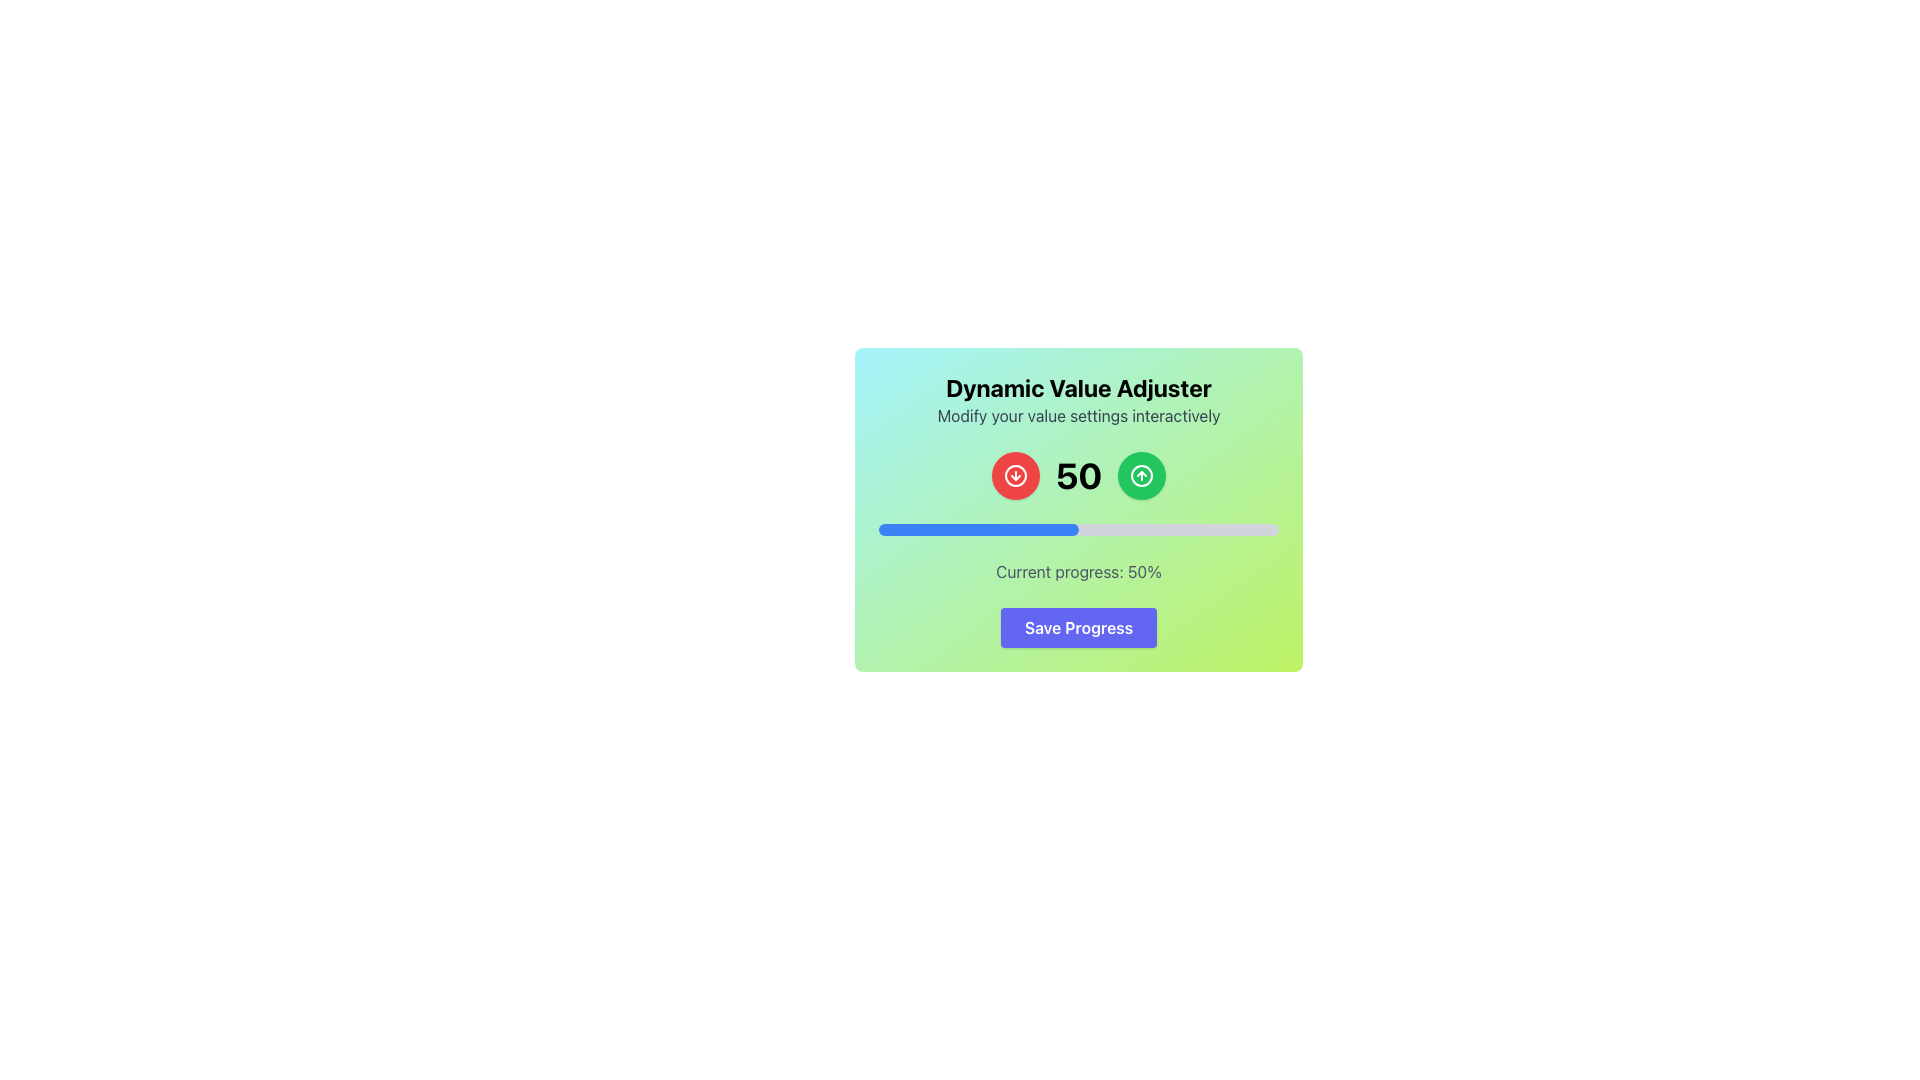 This screenshot has width=1920, height=1080. I want to click on the 'Save Progress' button, which is a rectangular button with a purple background and white text, located at the bottom center of the card interface, so click(1078, 627).